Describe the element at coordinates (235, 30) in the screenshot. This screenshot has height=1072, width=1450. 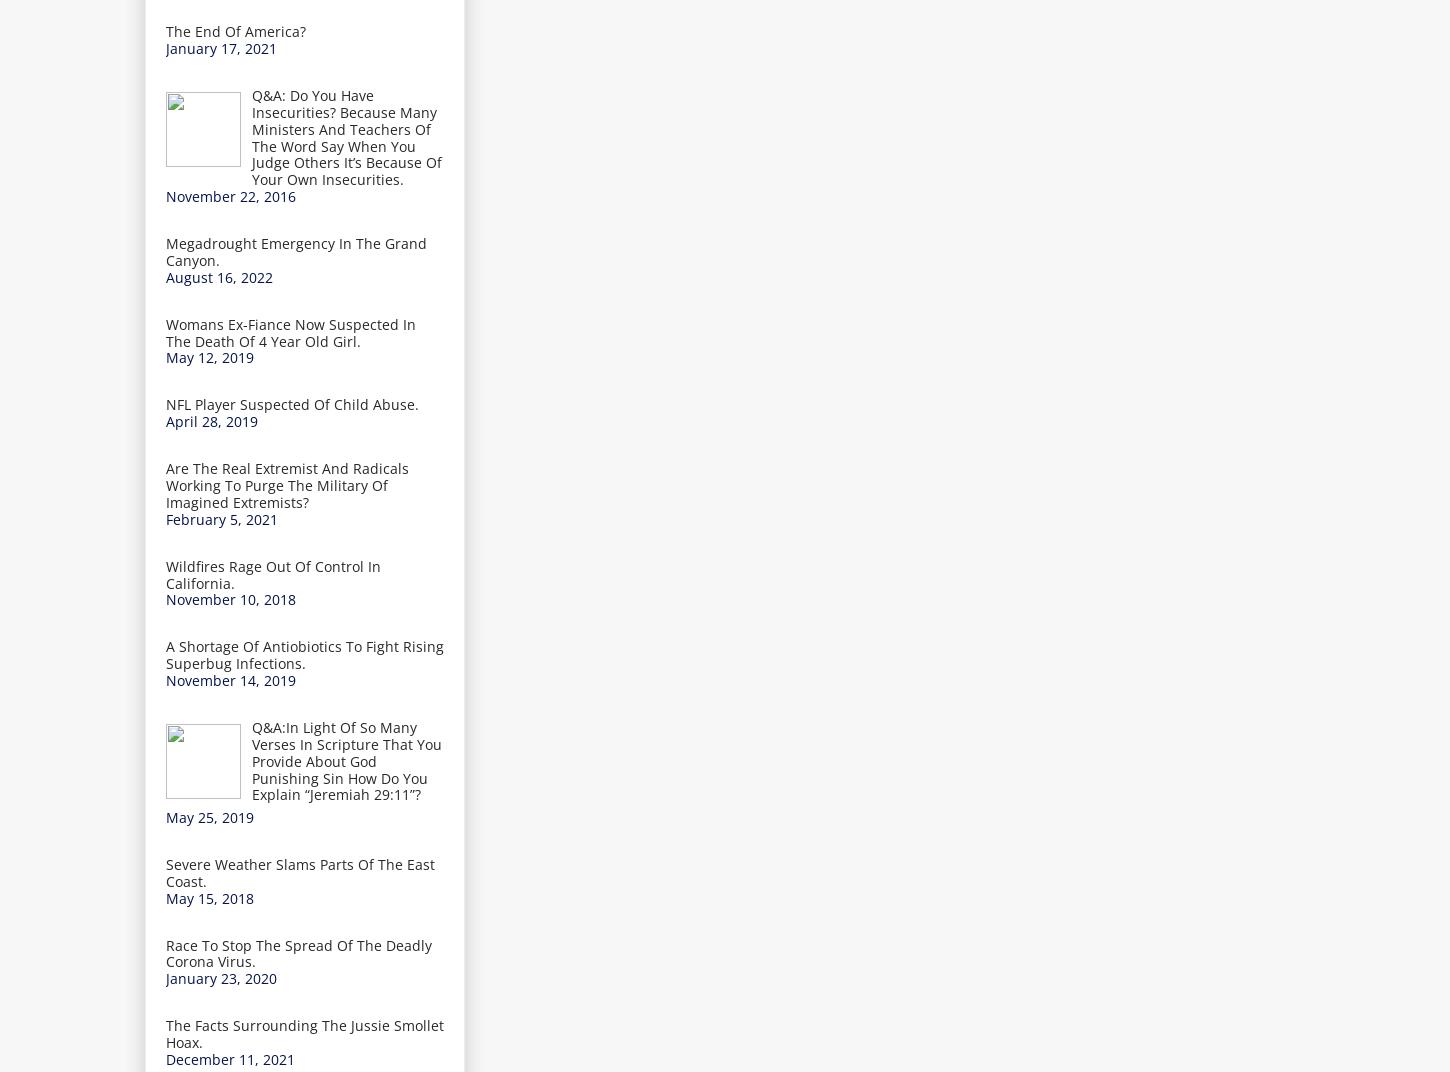
I see `'The End Of America?'` at that location.